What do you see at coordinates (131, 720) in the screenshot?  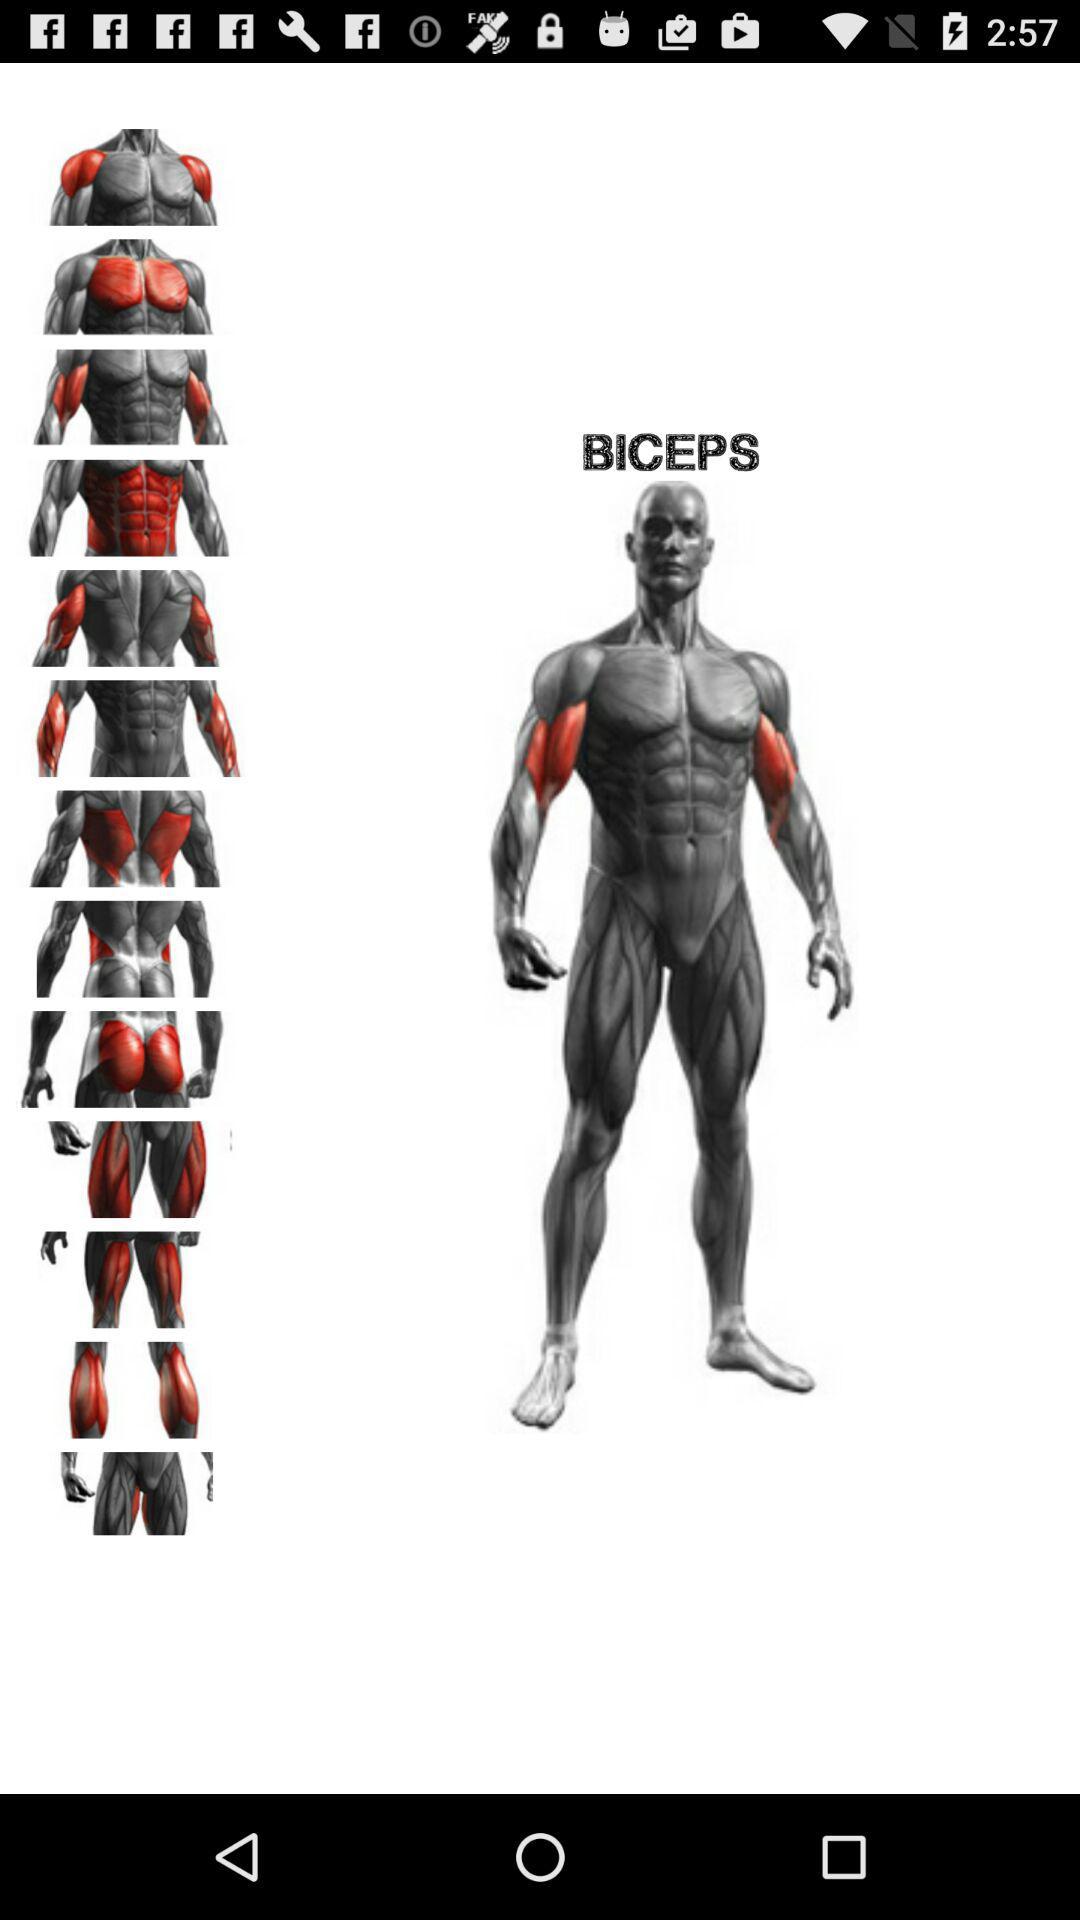 I see `open up info on specific muscle group` at bounding box center [131, 720].